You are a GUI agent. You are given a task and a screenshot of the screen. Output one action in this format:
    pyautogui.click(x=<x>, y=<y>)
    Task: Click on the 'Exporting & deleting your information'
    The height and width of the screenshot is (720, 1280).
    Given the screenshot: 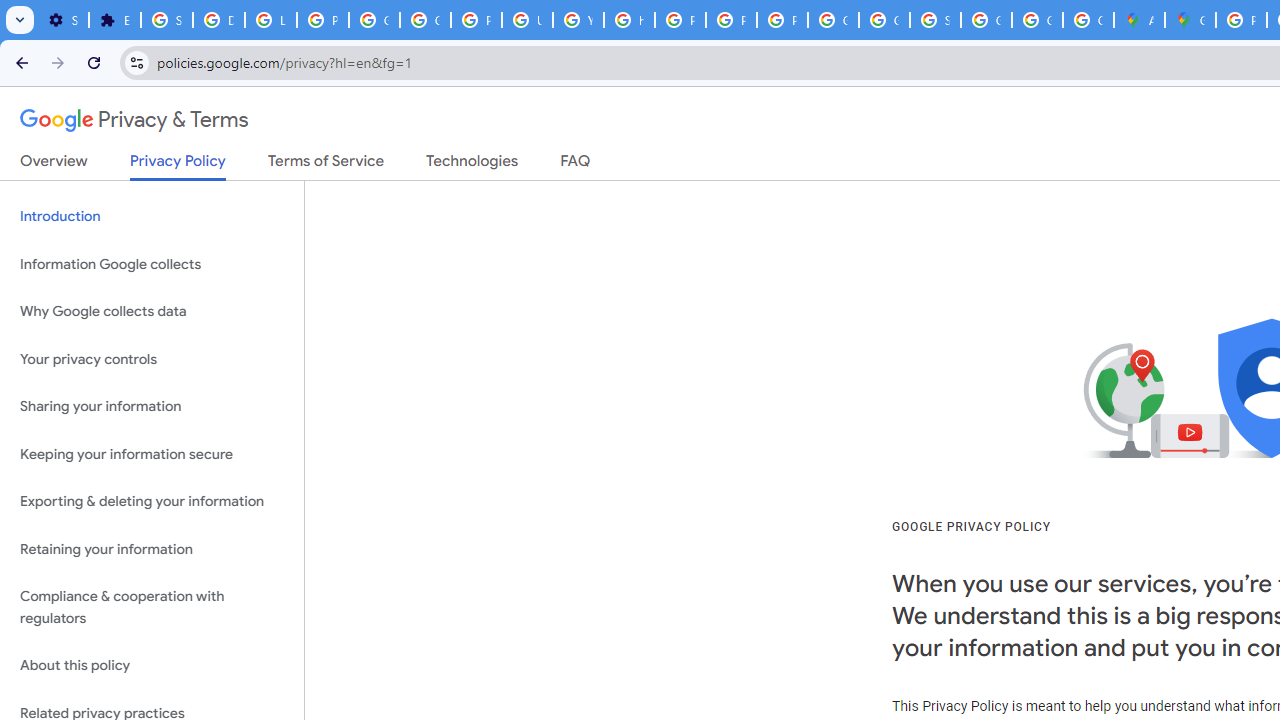 What is the action you would take?
    pyautogui.click(x=151, y=501)
    